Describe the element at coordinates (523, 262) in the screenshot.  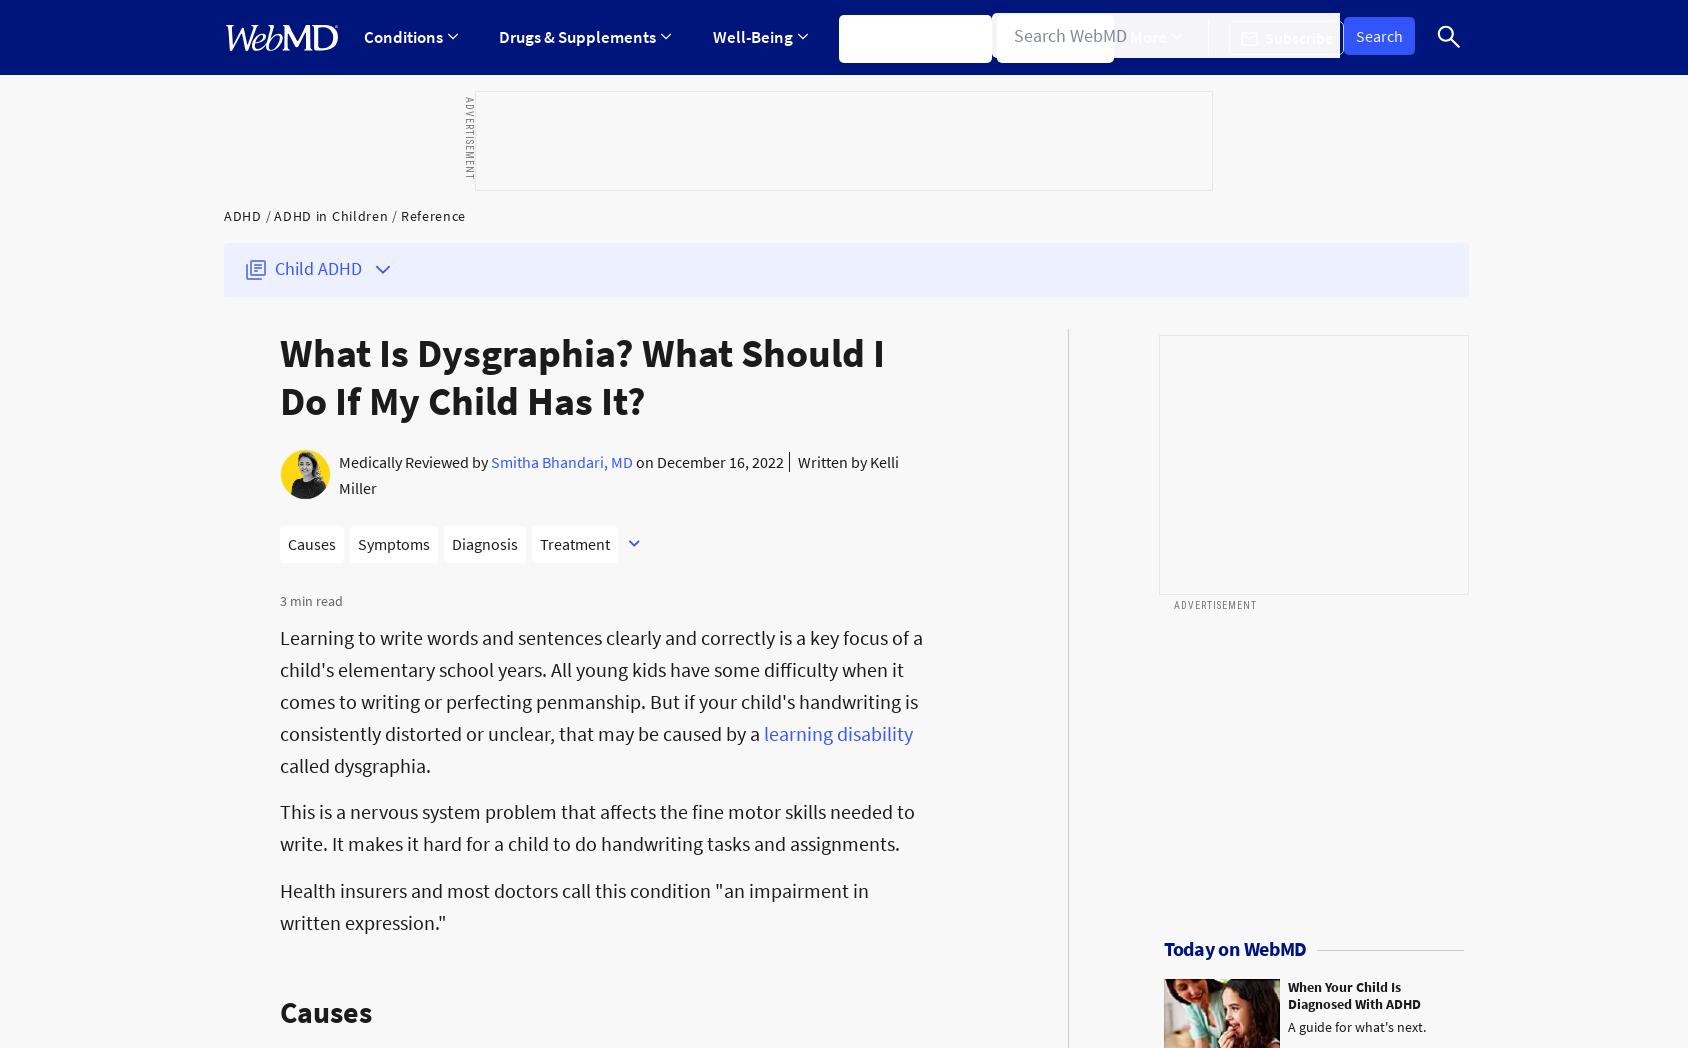
I see `'Interaction Checker'` at that location.